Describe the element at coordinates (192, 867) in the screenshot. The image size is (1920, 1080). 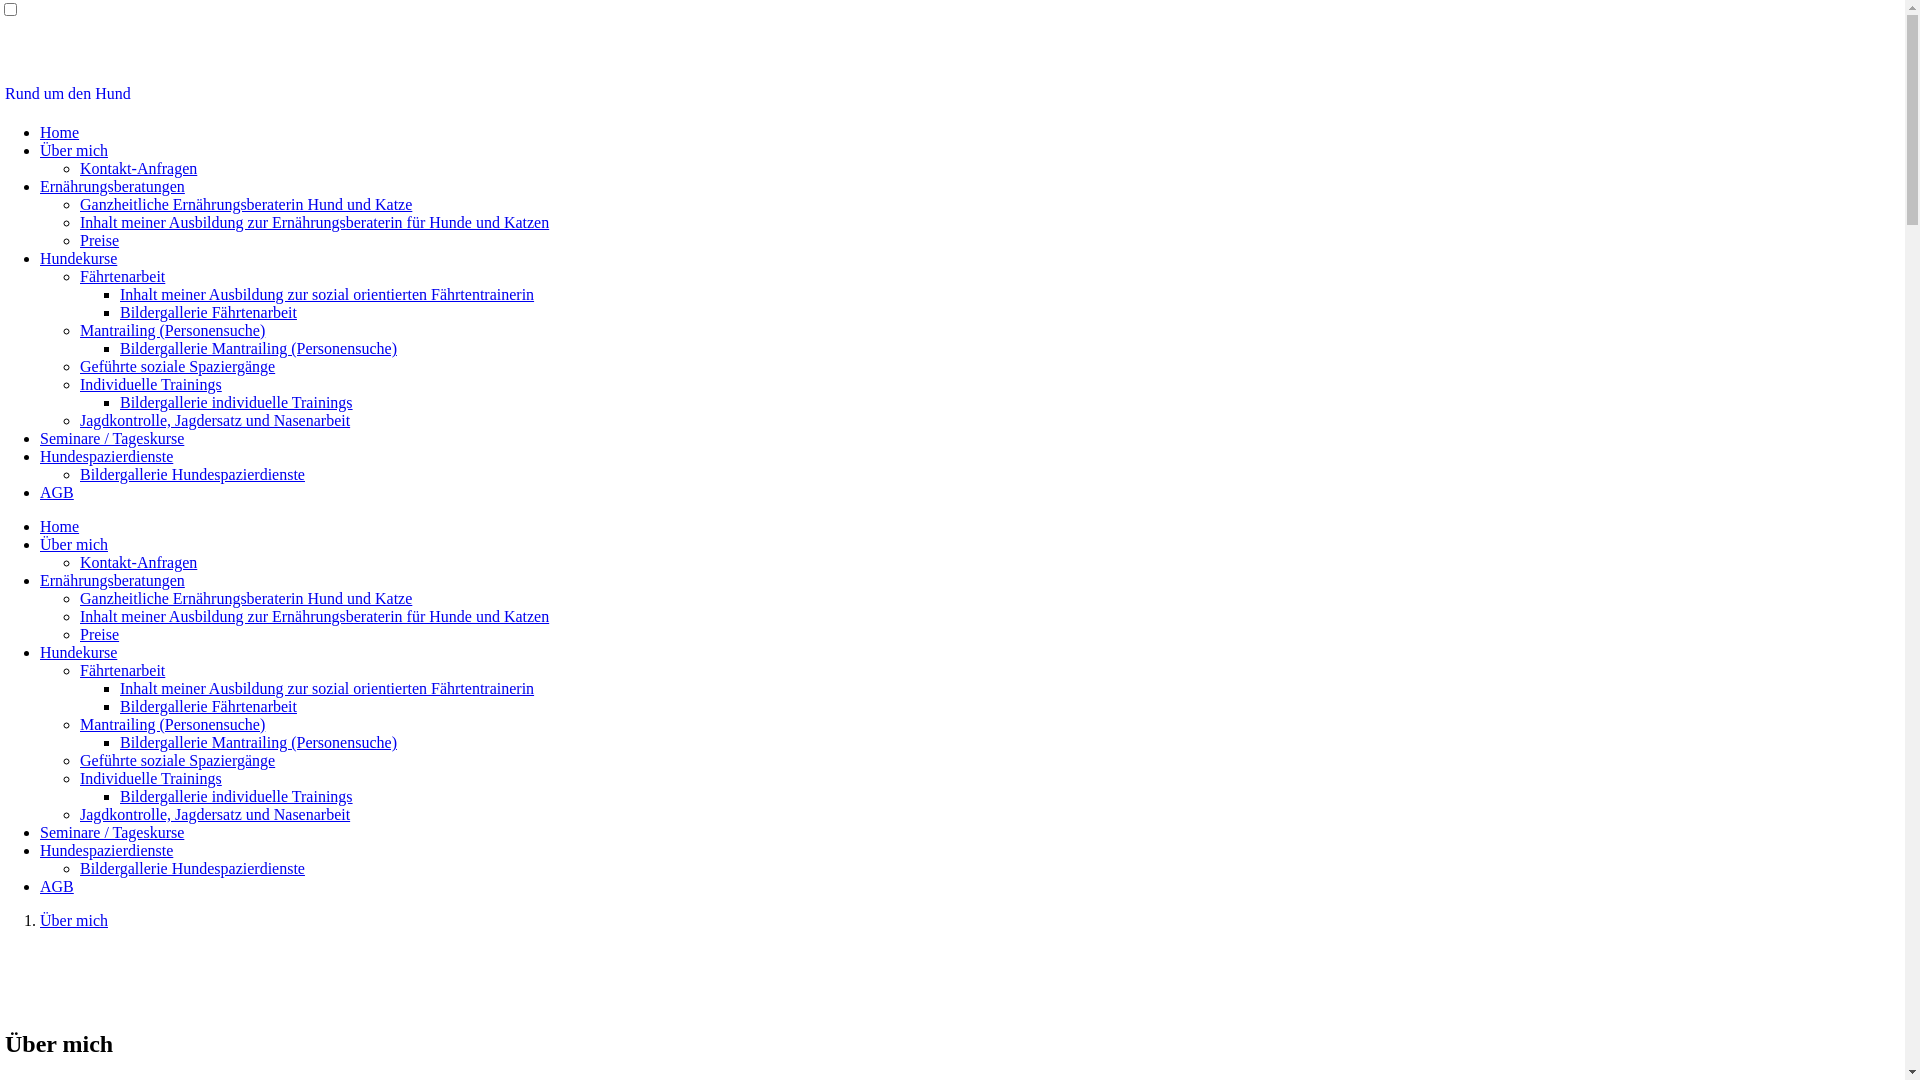
I see `'Bildergallerie Hundespazierdienste'` at that location.